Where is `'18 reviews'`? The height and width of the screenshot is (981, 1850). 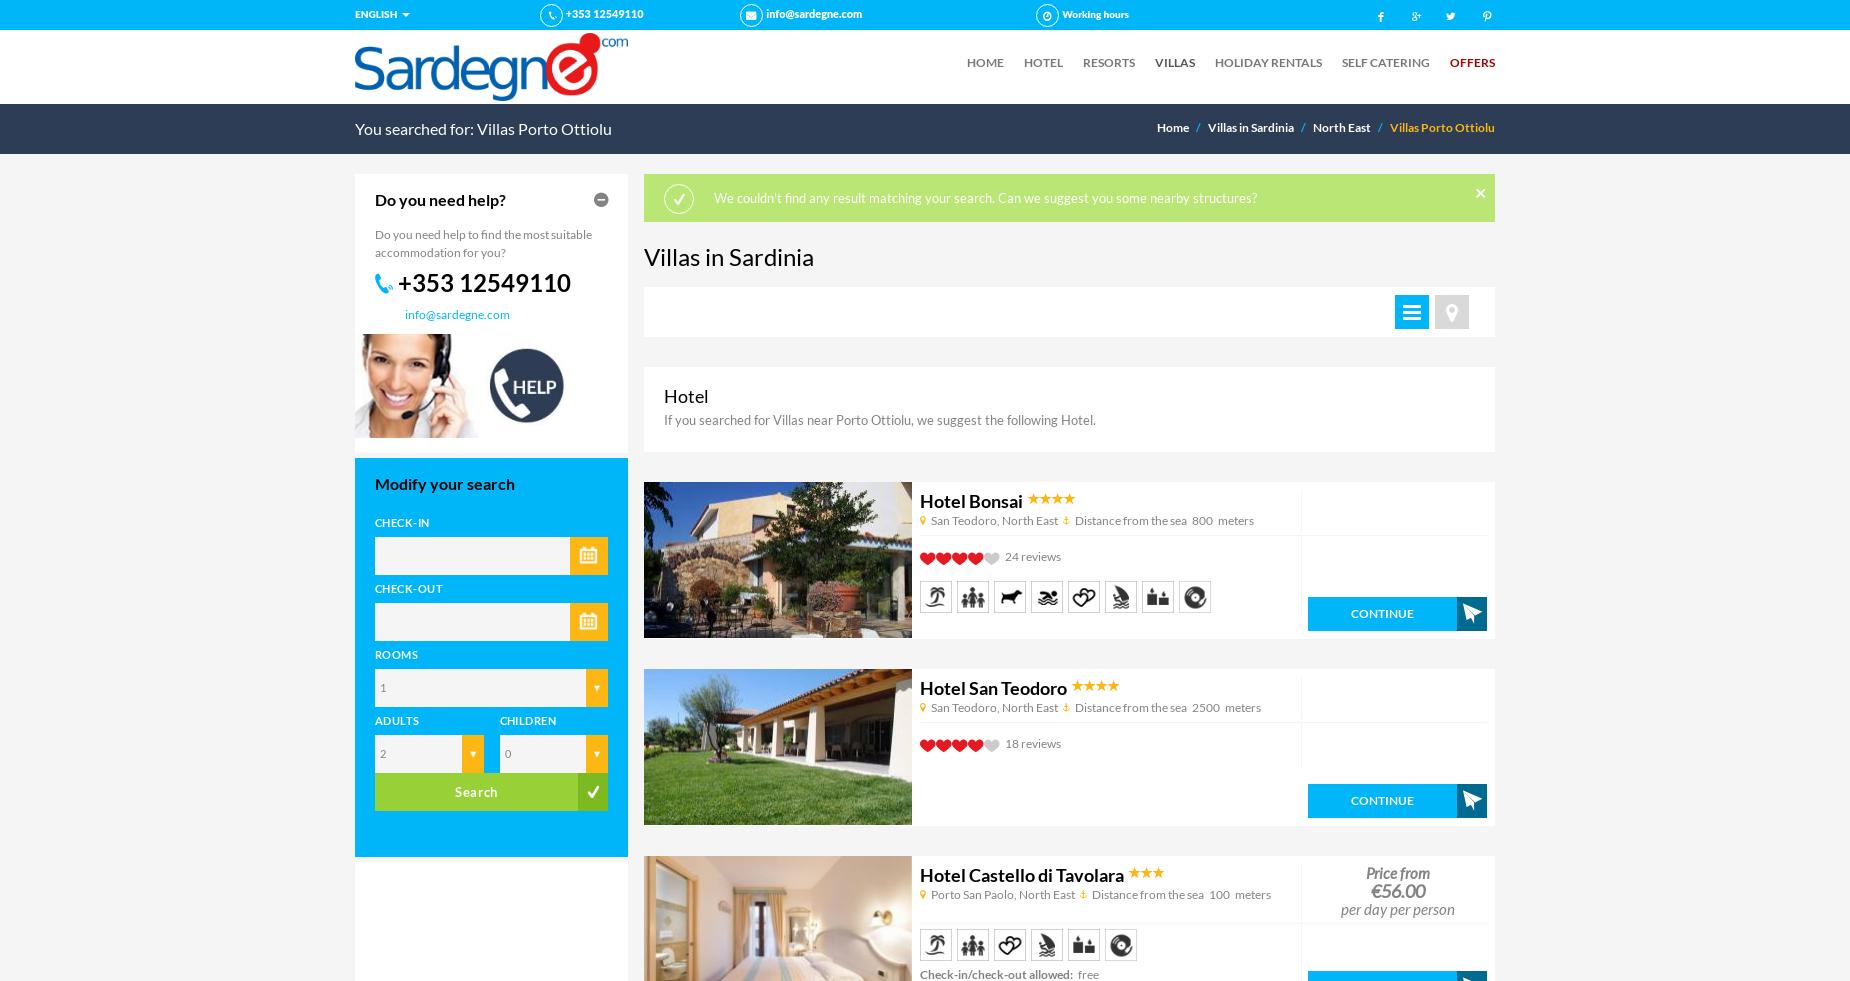
'18 reviews' is located at coordinates (1030, 743).